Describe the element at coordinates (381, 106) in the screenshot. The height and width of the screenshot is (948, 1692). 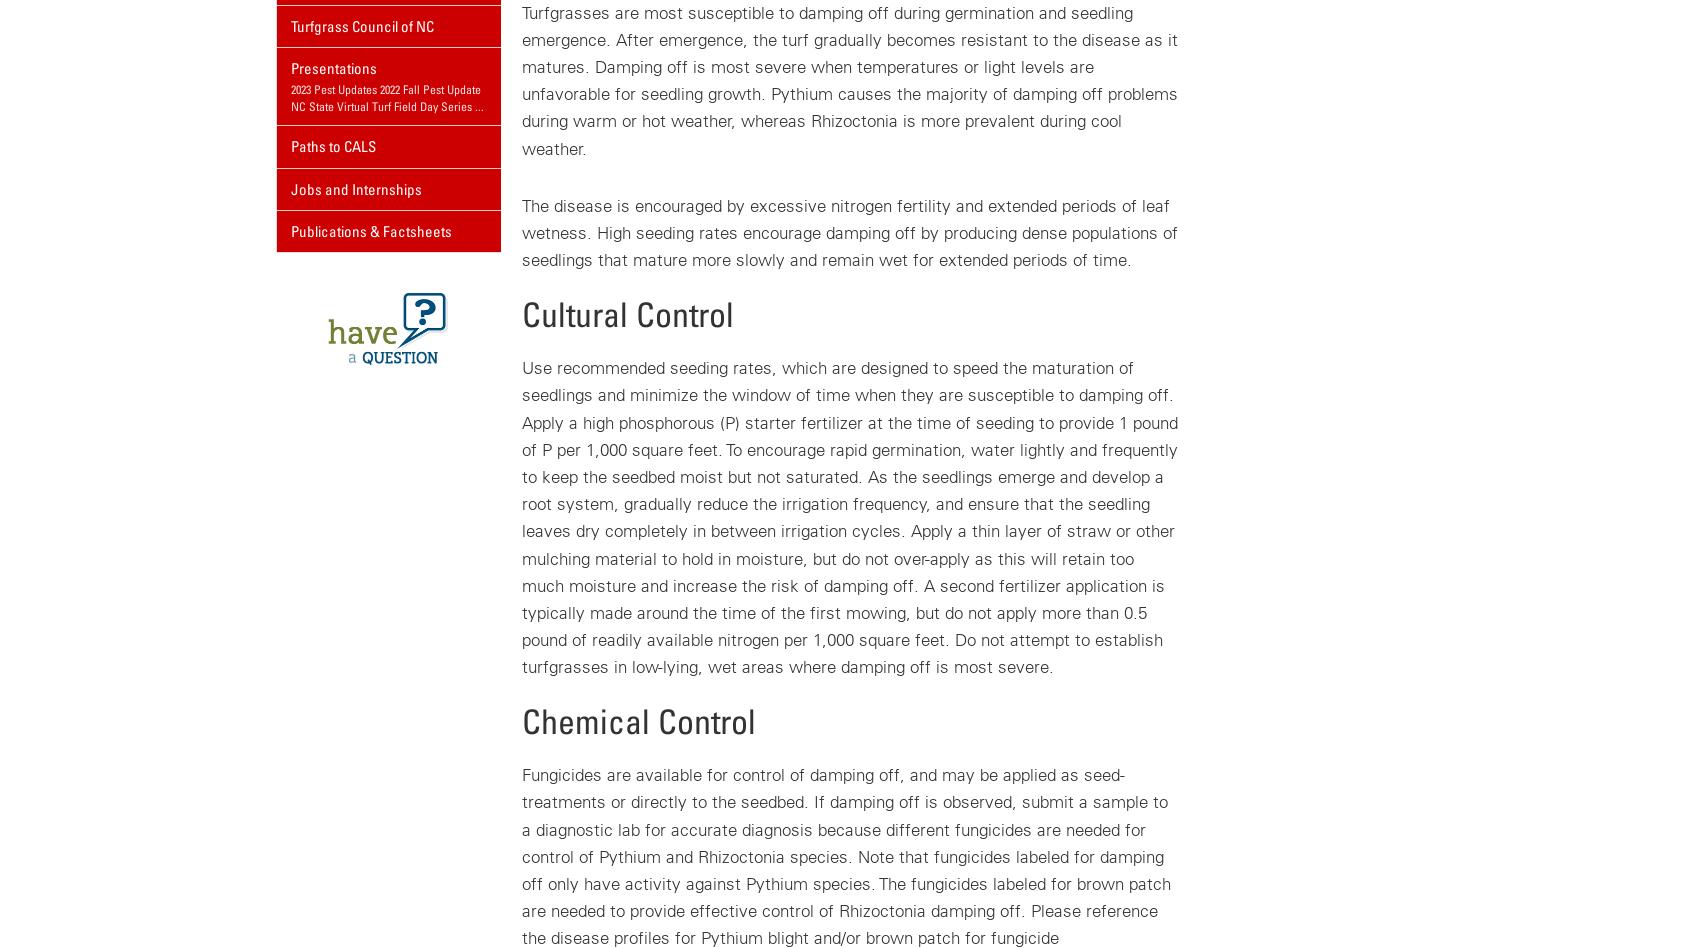
I see `'NC State Virtual Turf Field Day Series'` at that location.